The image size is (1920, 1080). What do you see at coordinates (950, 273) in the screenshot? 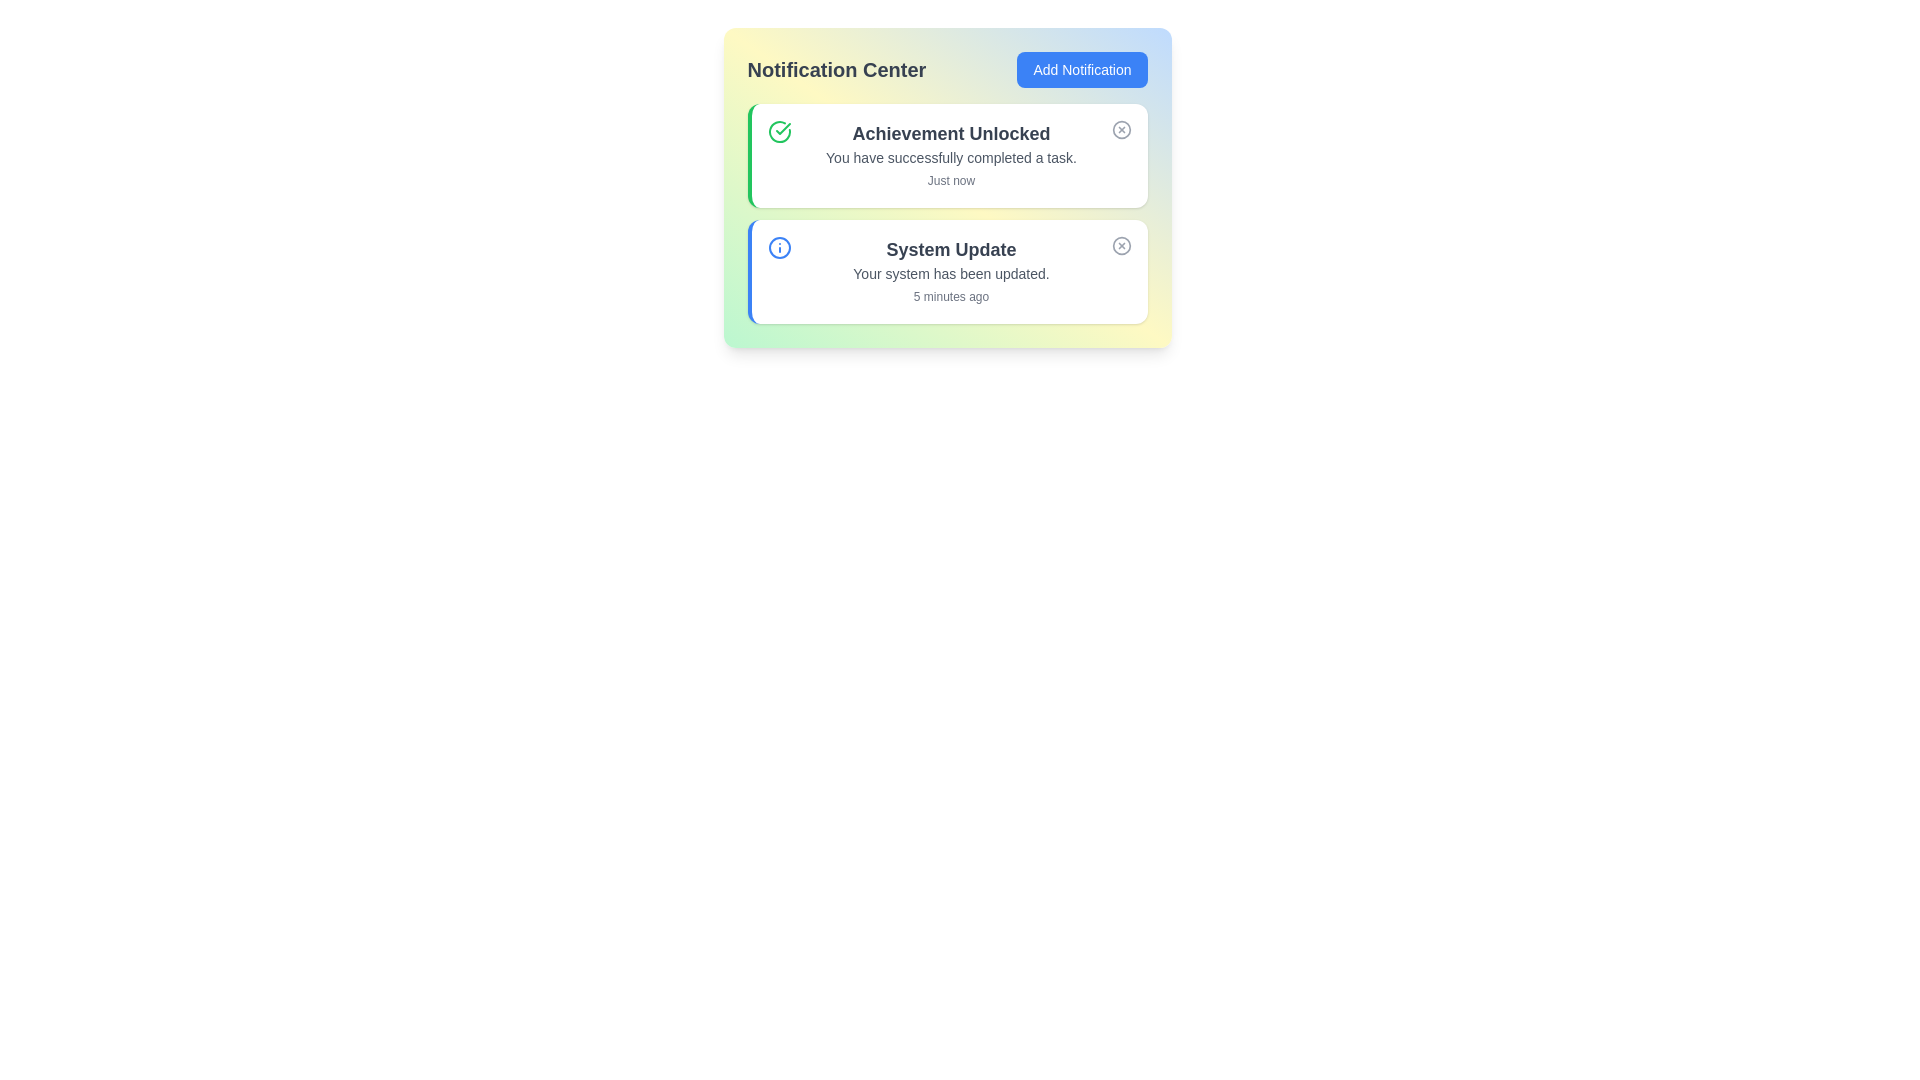
I see `the TextDisplay element that provides details about the system update, located below the 'System Update' heading and above the '5 minutes ago' timestamp in the notification card` at bounding box center [950, 273].